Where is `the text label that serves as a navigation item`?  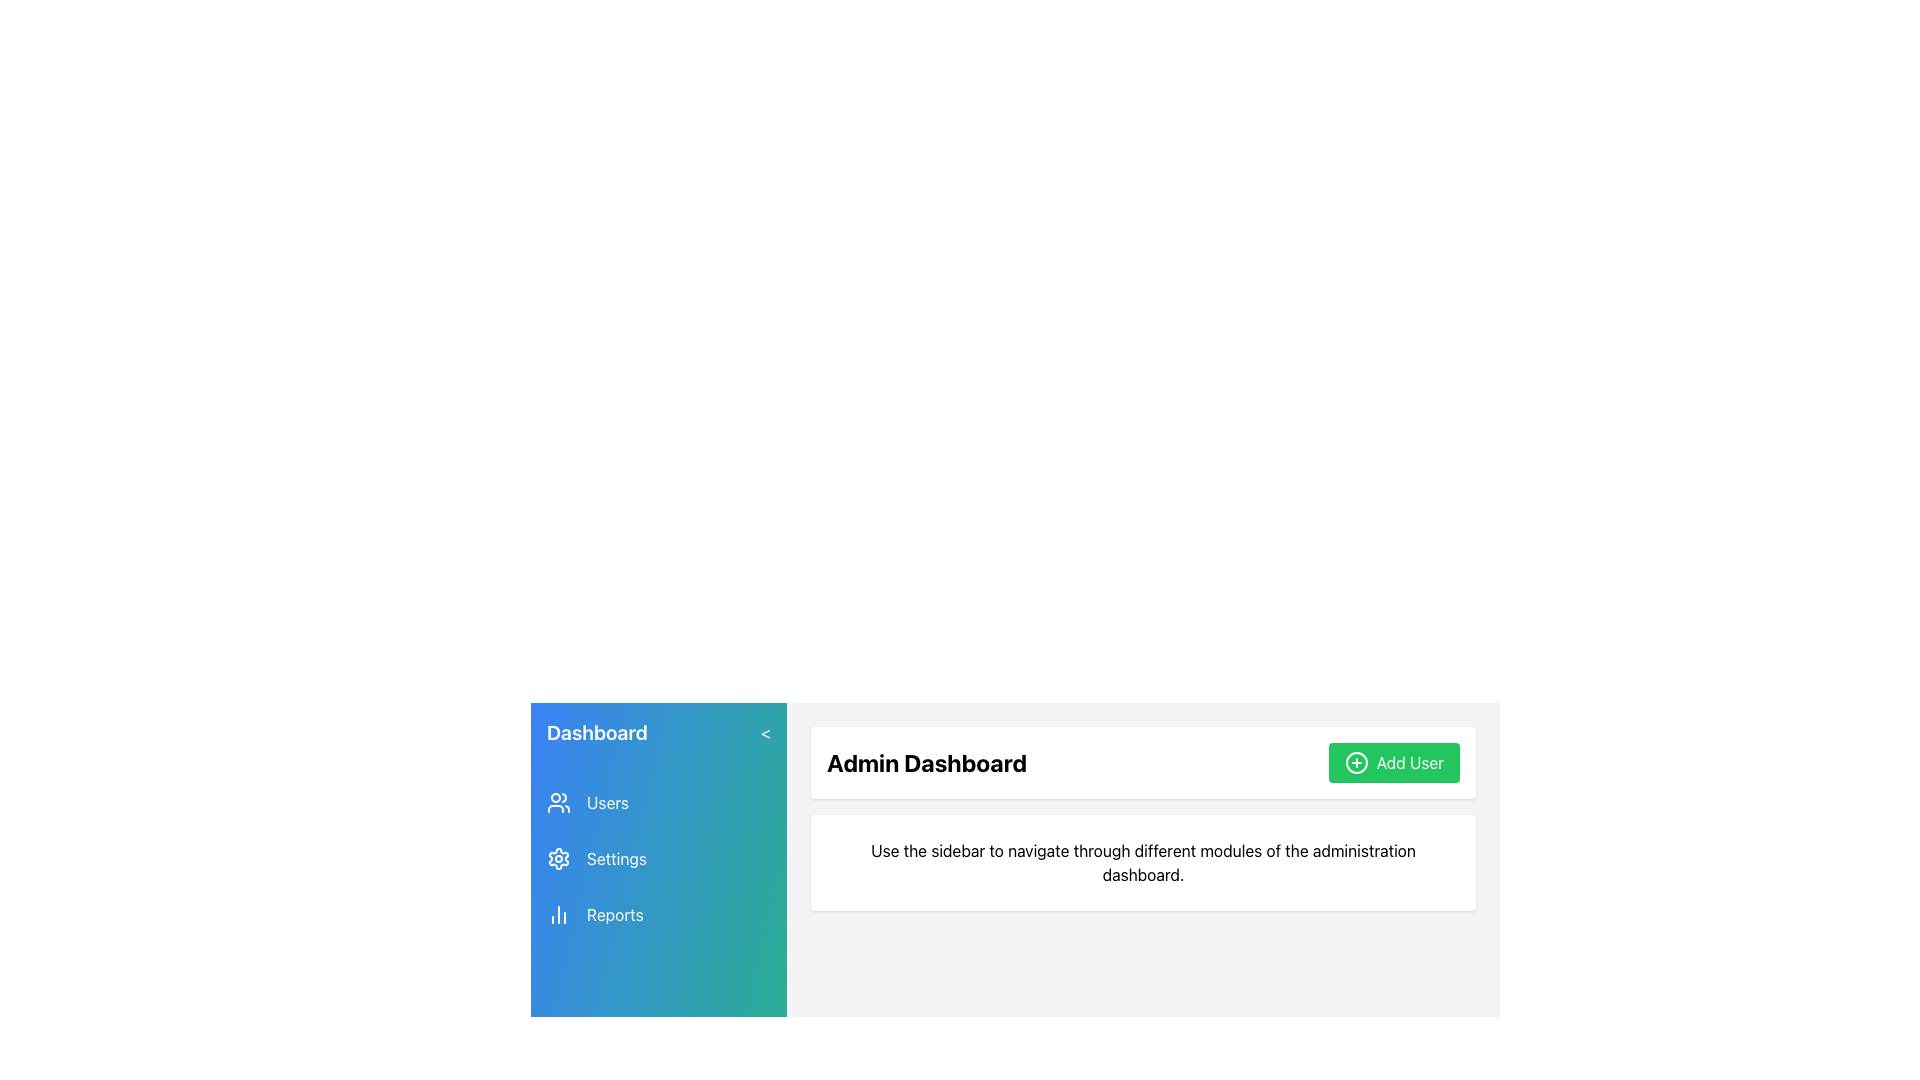 the text label that serves as a navigation item is located at coordinates (615, 858).